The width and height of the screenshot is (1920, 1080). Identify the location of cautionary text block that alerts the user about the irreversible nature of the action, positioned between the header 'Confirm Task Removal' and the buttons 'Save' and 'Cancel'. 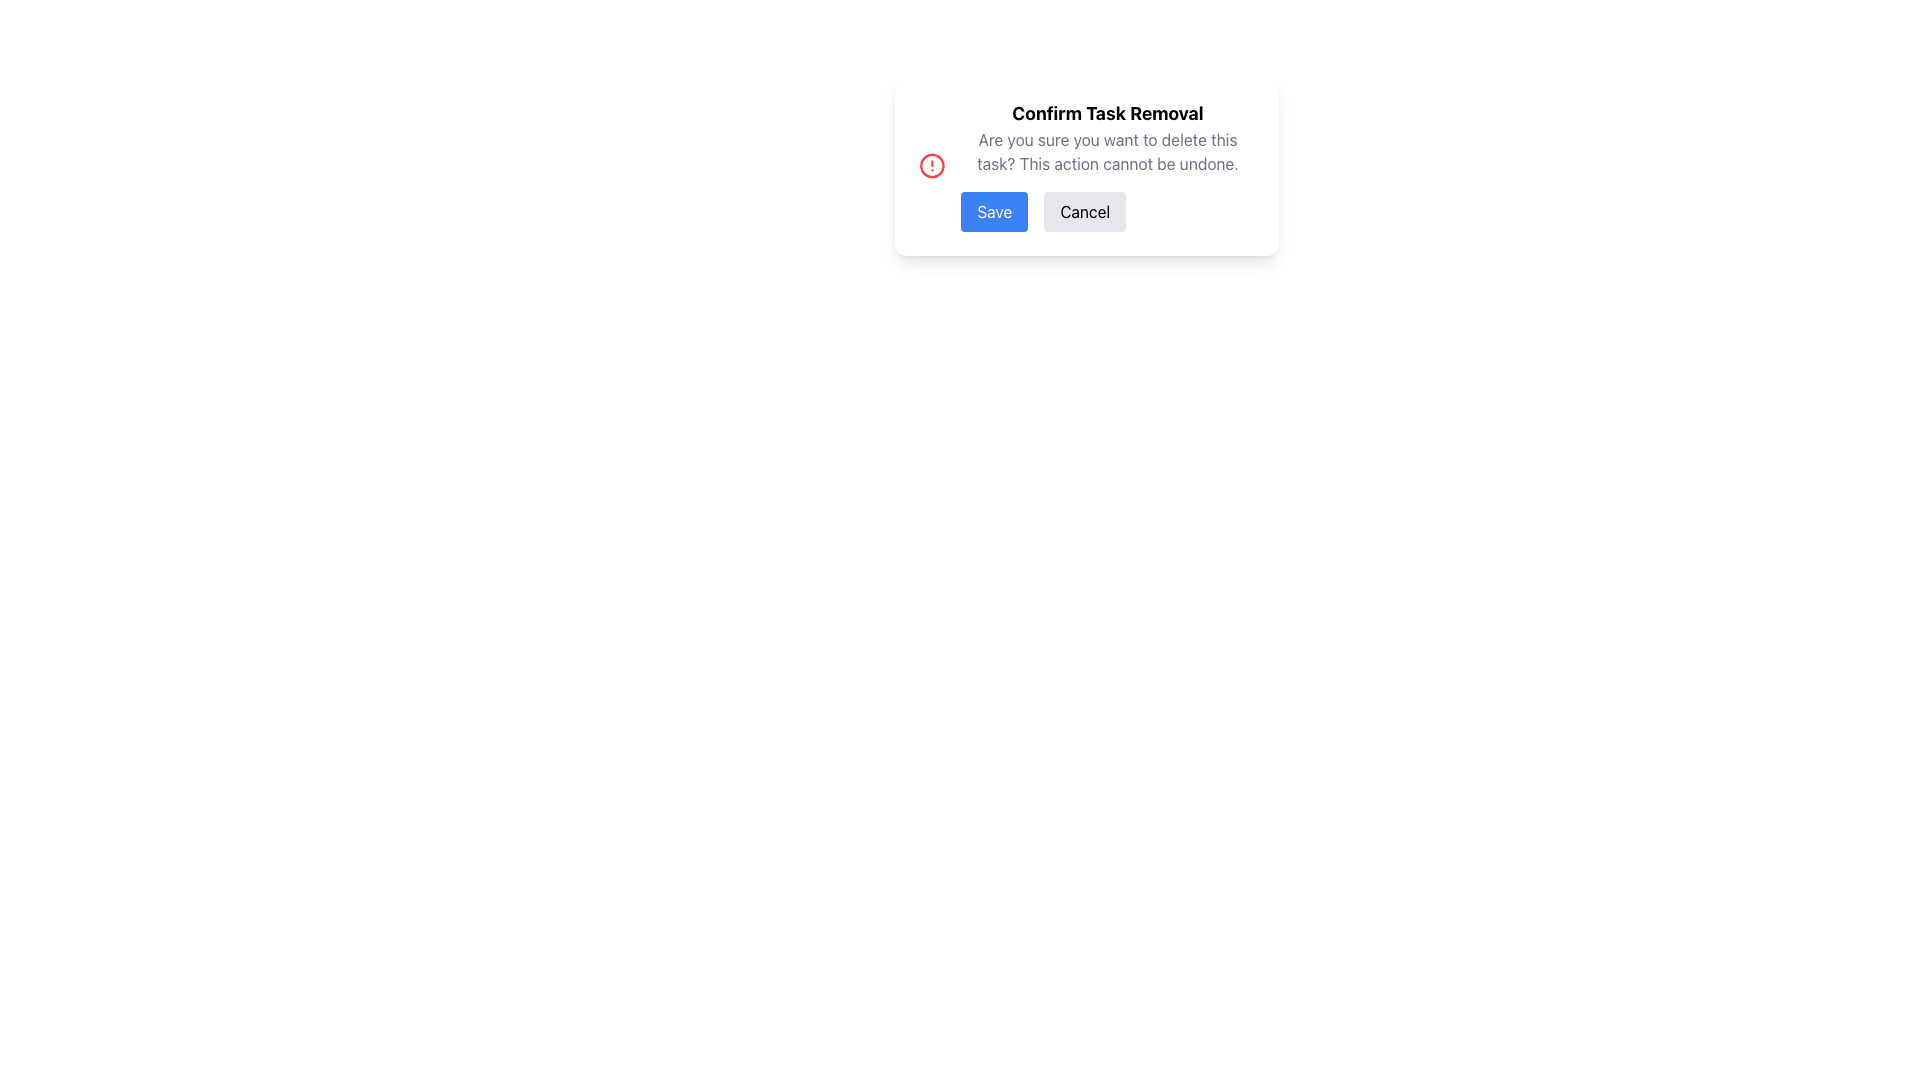
(1106, 150).